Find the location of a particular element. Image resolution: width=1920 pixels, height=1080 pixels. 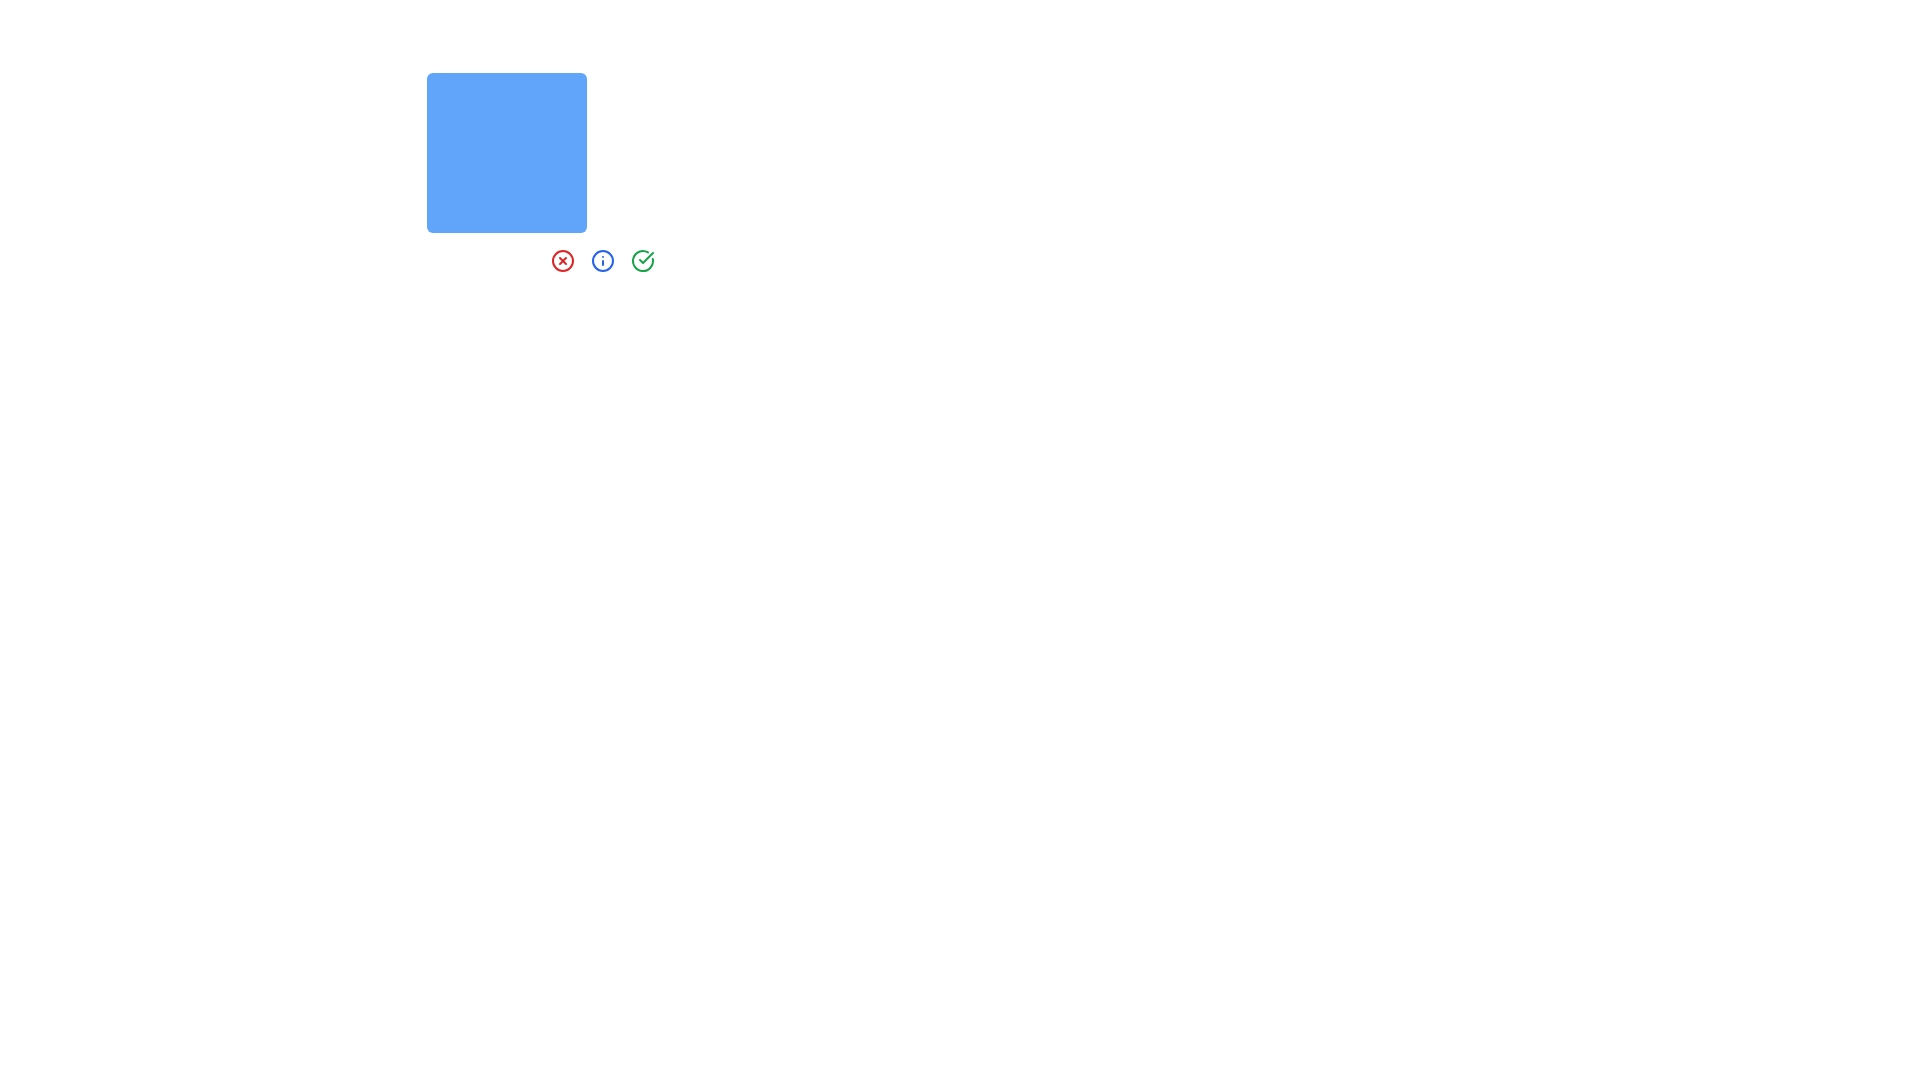

the SVG Circle that is part of the information icon, located towards the bottom right of a blue square element is located at coordinates (602, 260).